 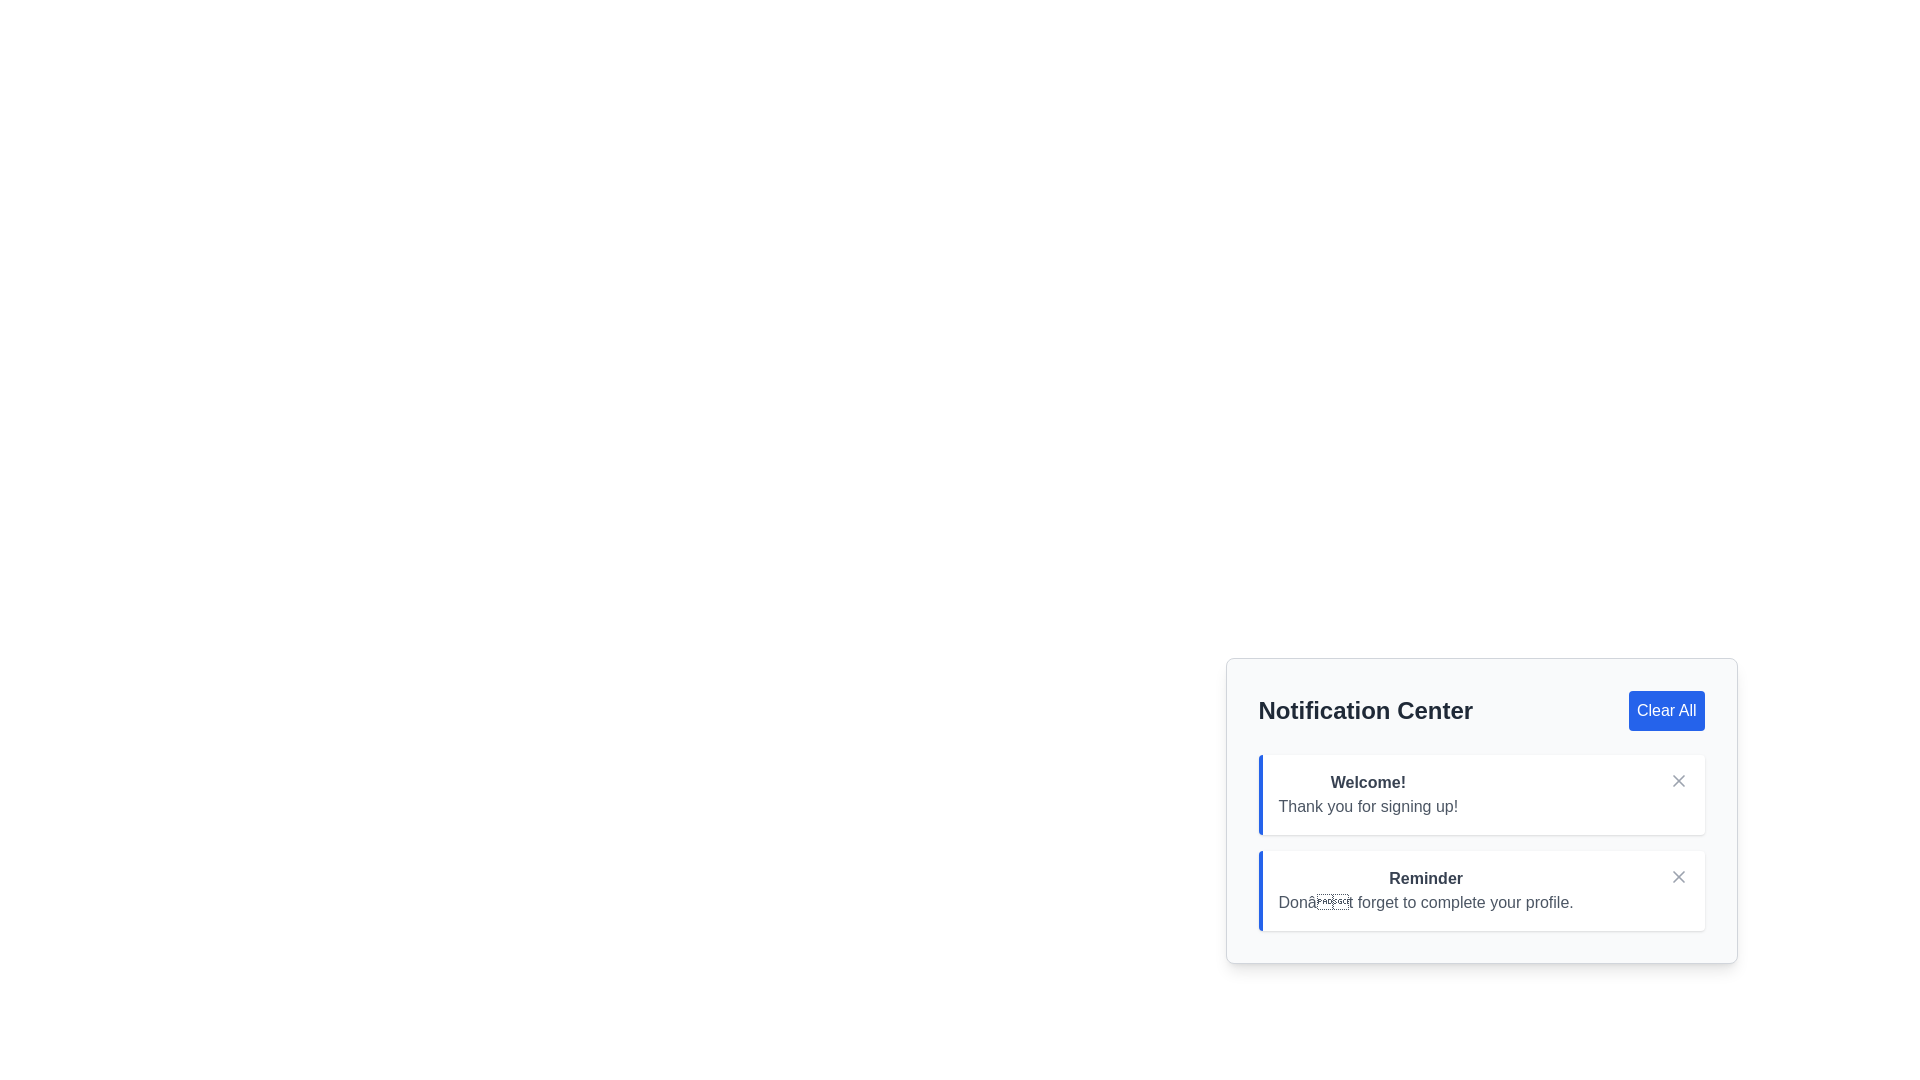 I want to click on text content of the Text Label which serves as the title for the notification card in the Notification Center, so click(x=1425, y=878).